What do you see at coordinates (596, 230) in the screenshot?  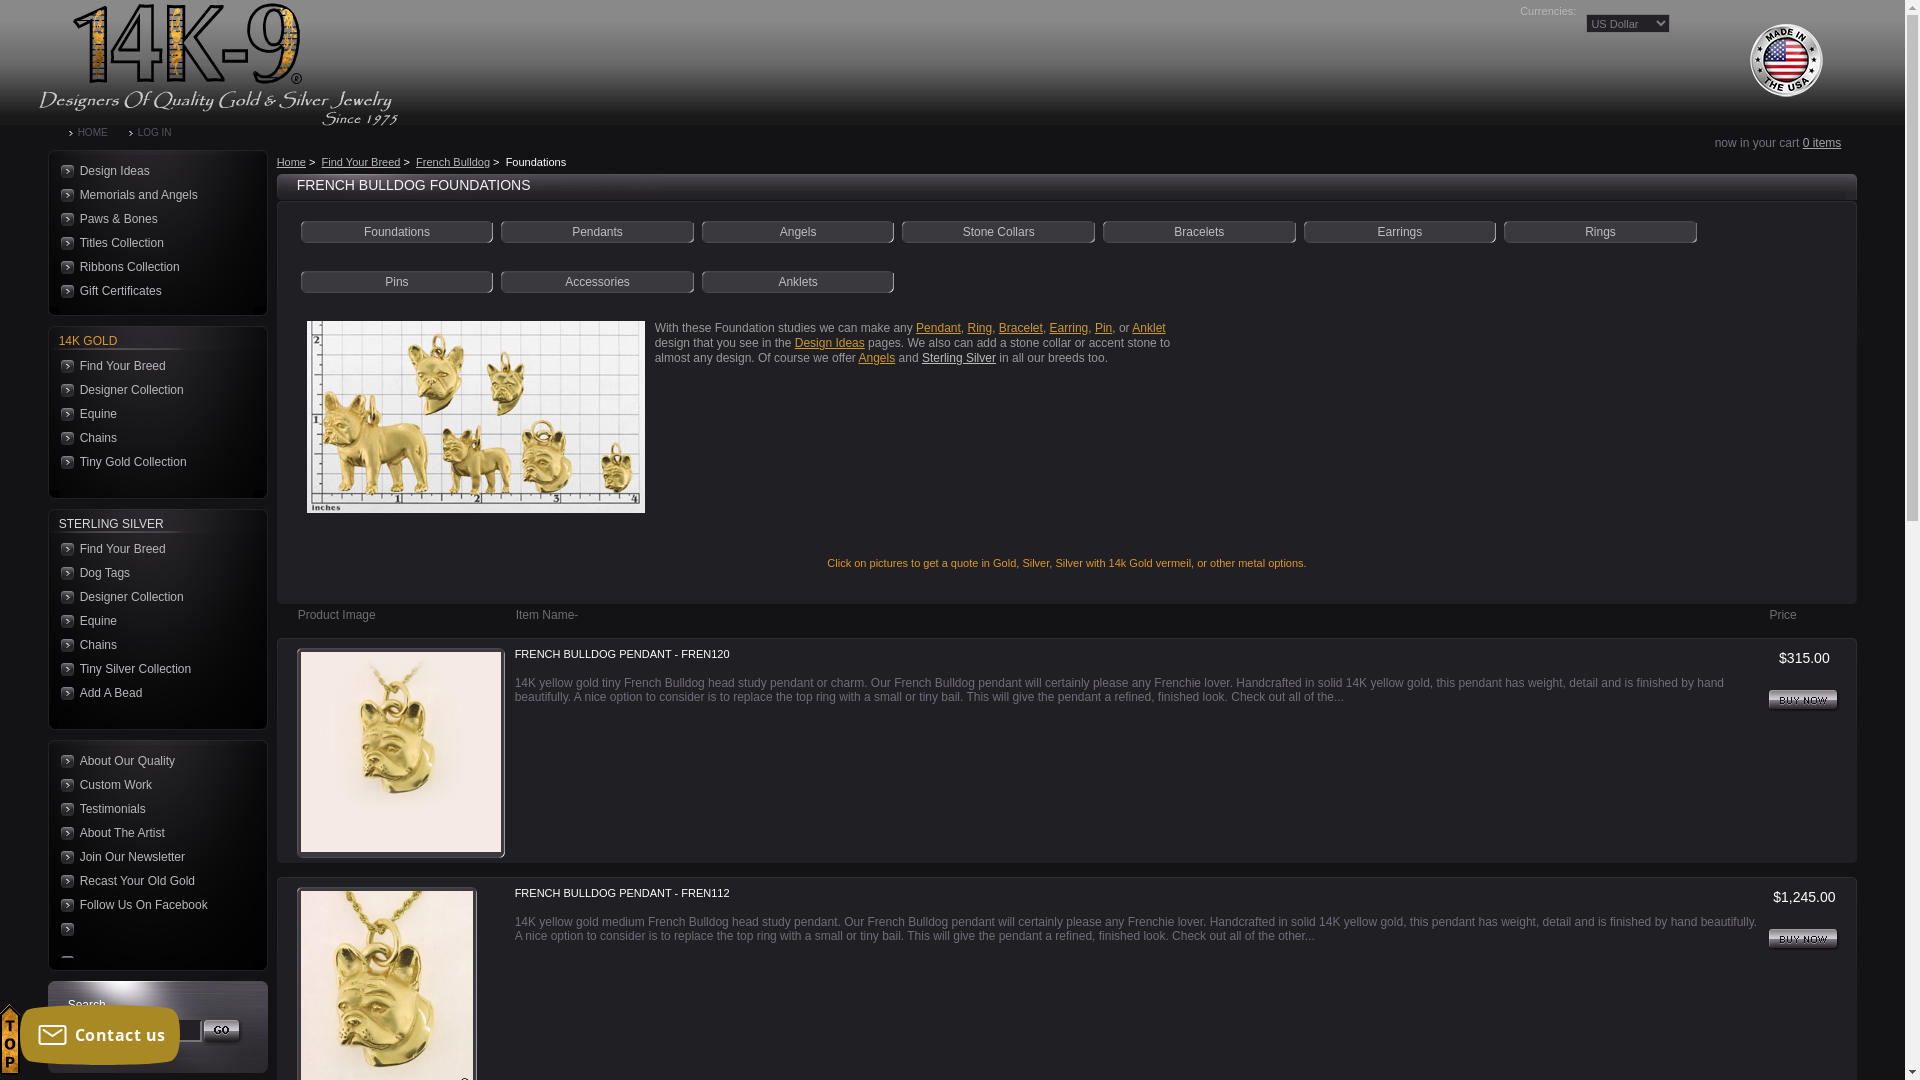 I see `'Pendants'` at bounding box center [596, 230].